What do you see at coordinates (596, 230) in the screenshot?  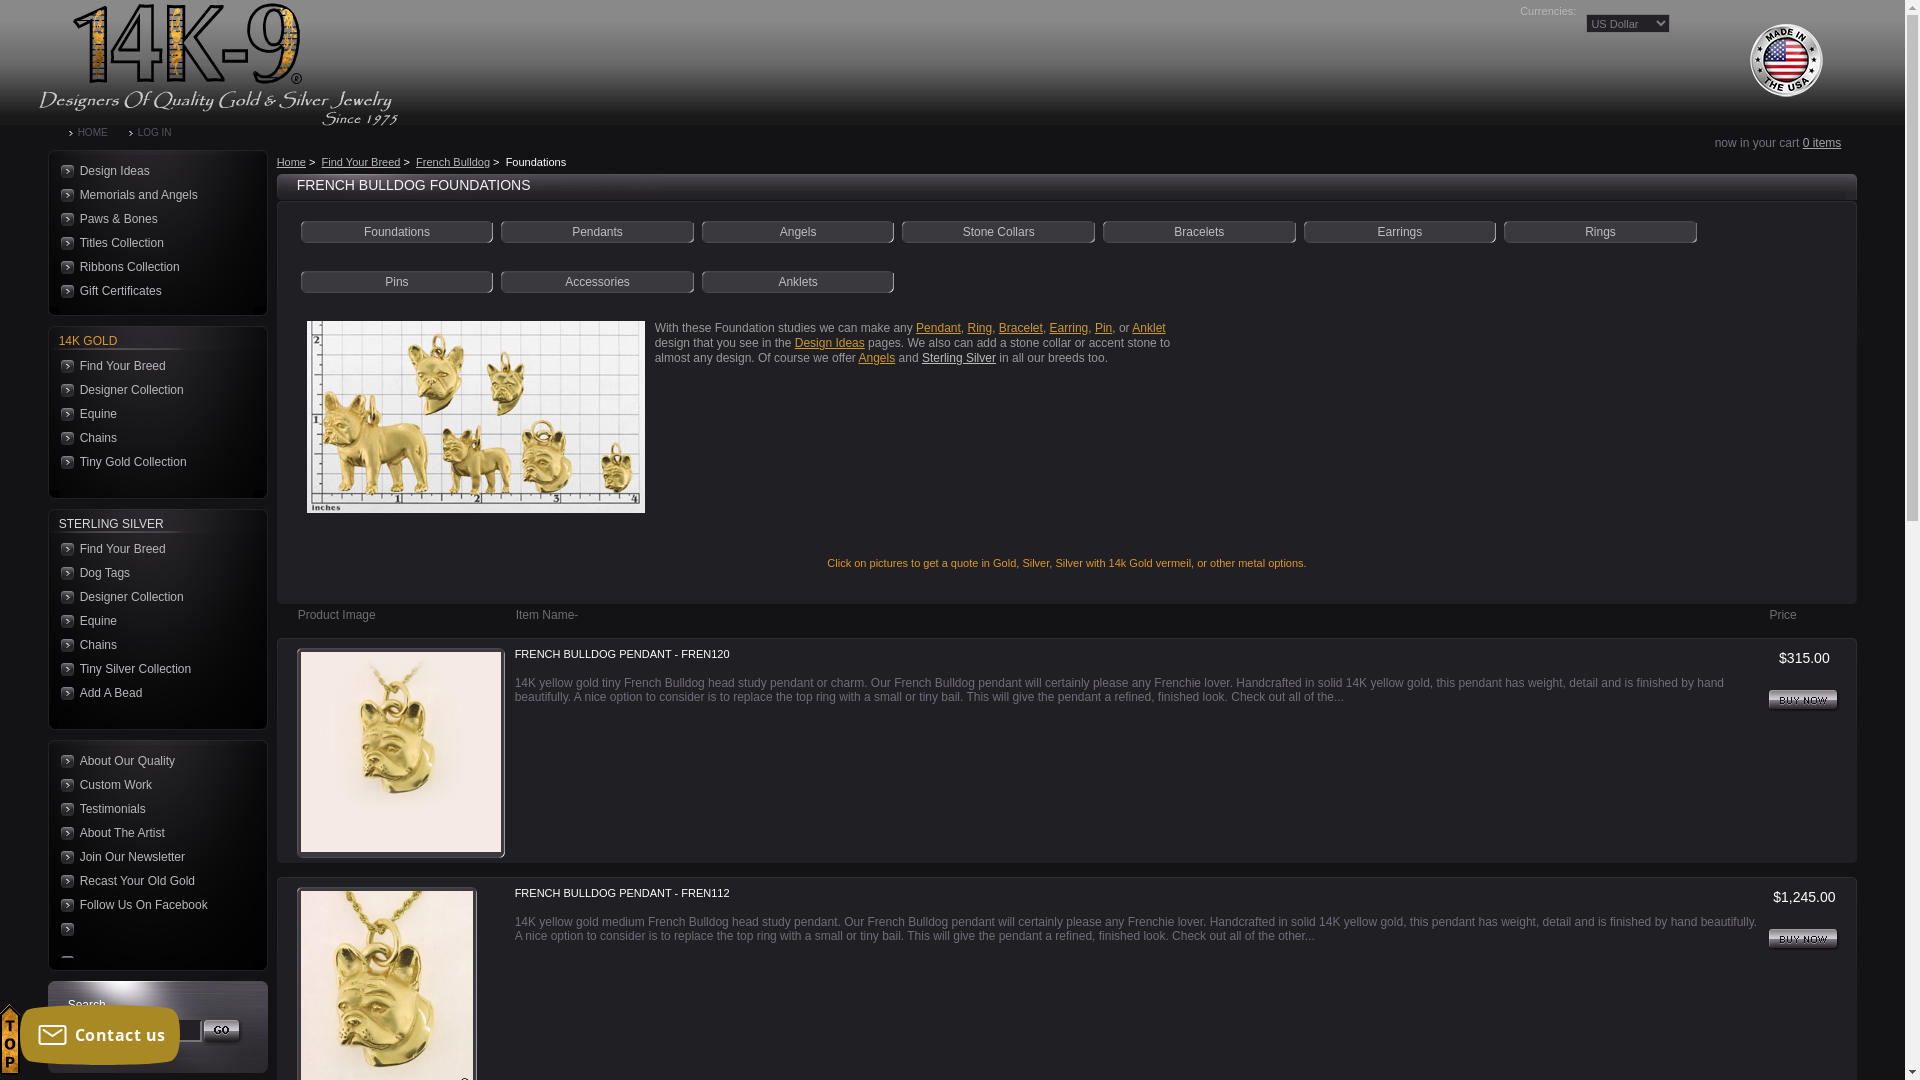 I see `'Pendants'` at bounding box center [596, 230].